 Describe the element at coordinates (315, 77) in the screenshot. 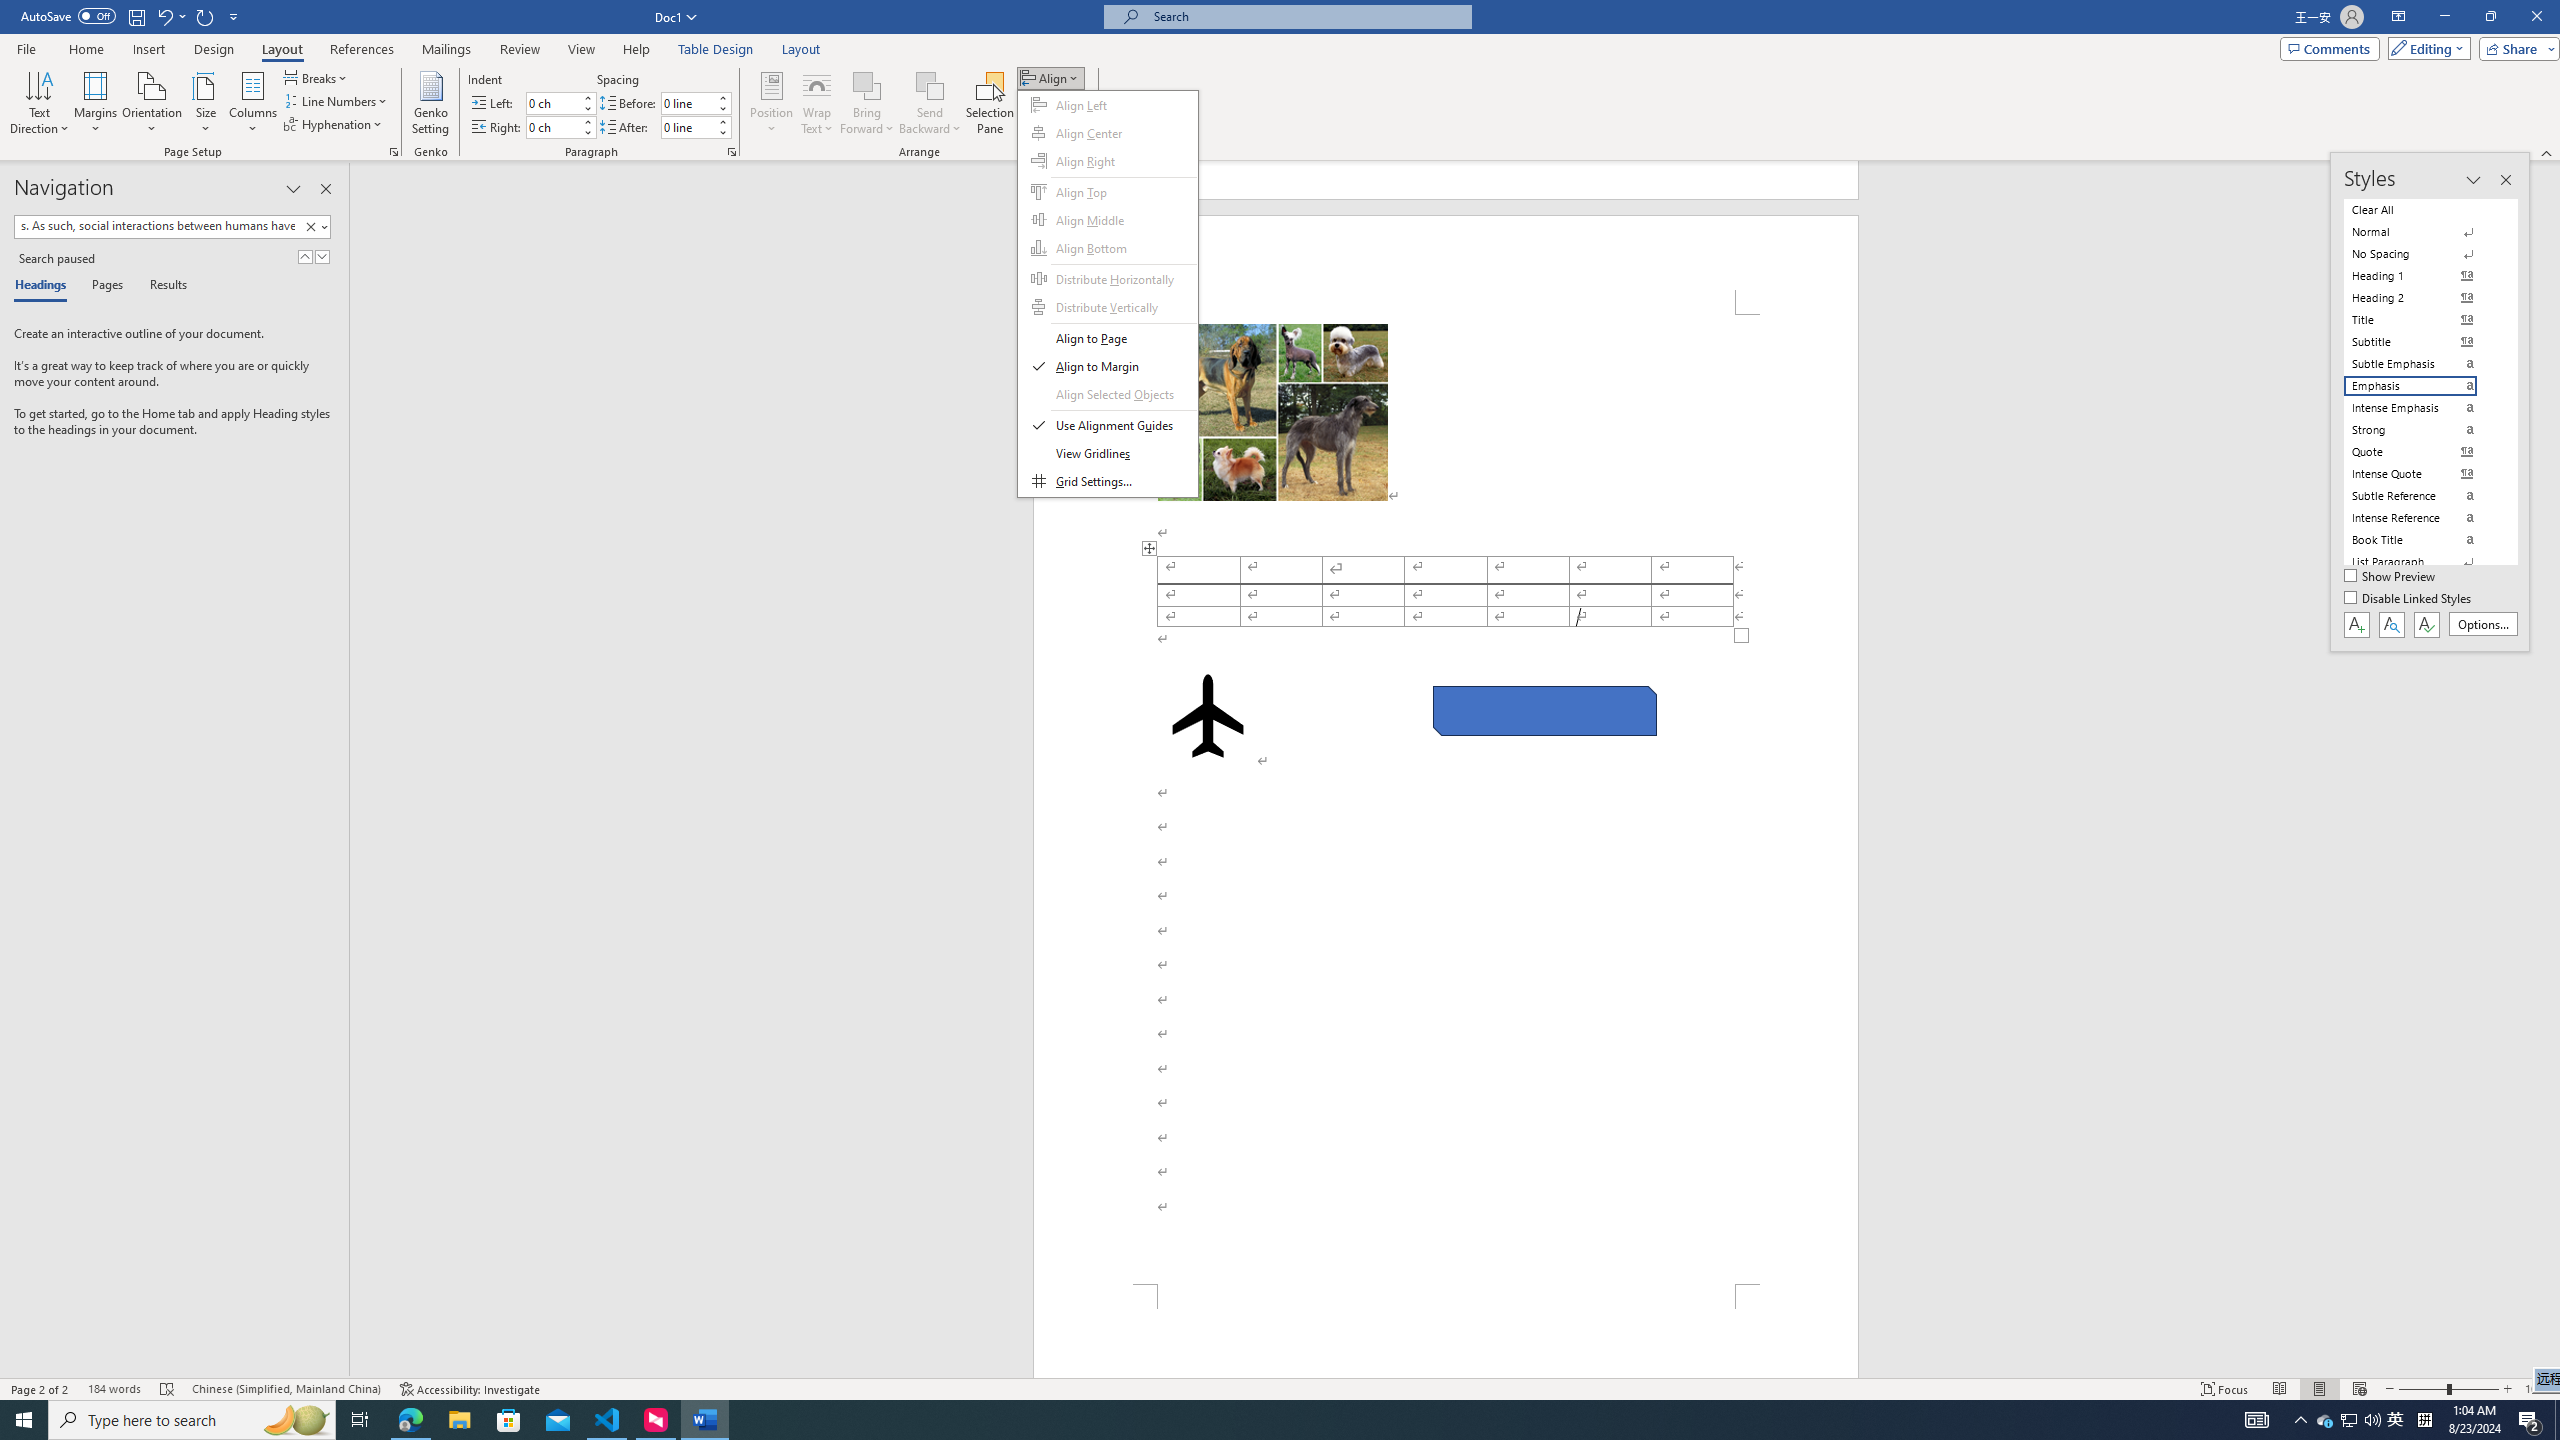

I see `'Breaks'` at that location.